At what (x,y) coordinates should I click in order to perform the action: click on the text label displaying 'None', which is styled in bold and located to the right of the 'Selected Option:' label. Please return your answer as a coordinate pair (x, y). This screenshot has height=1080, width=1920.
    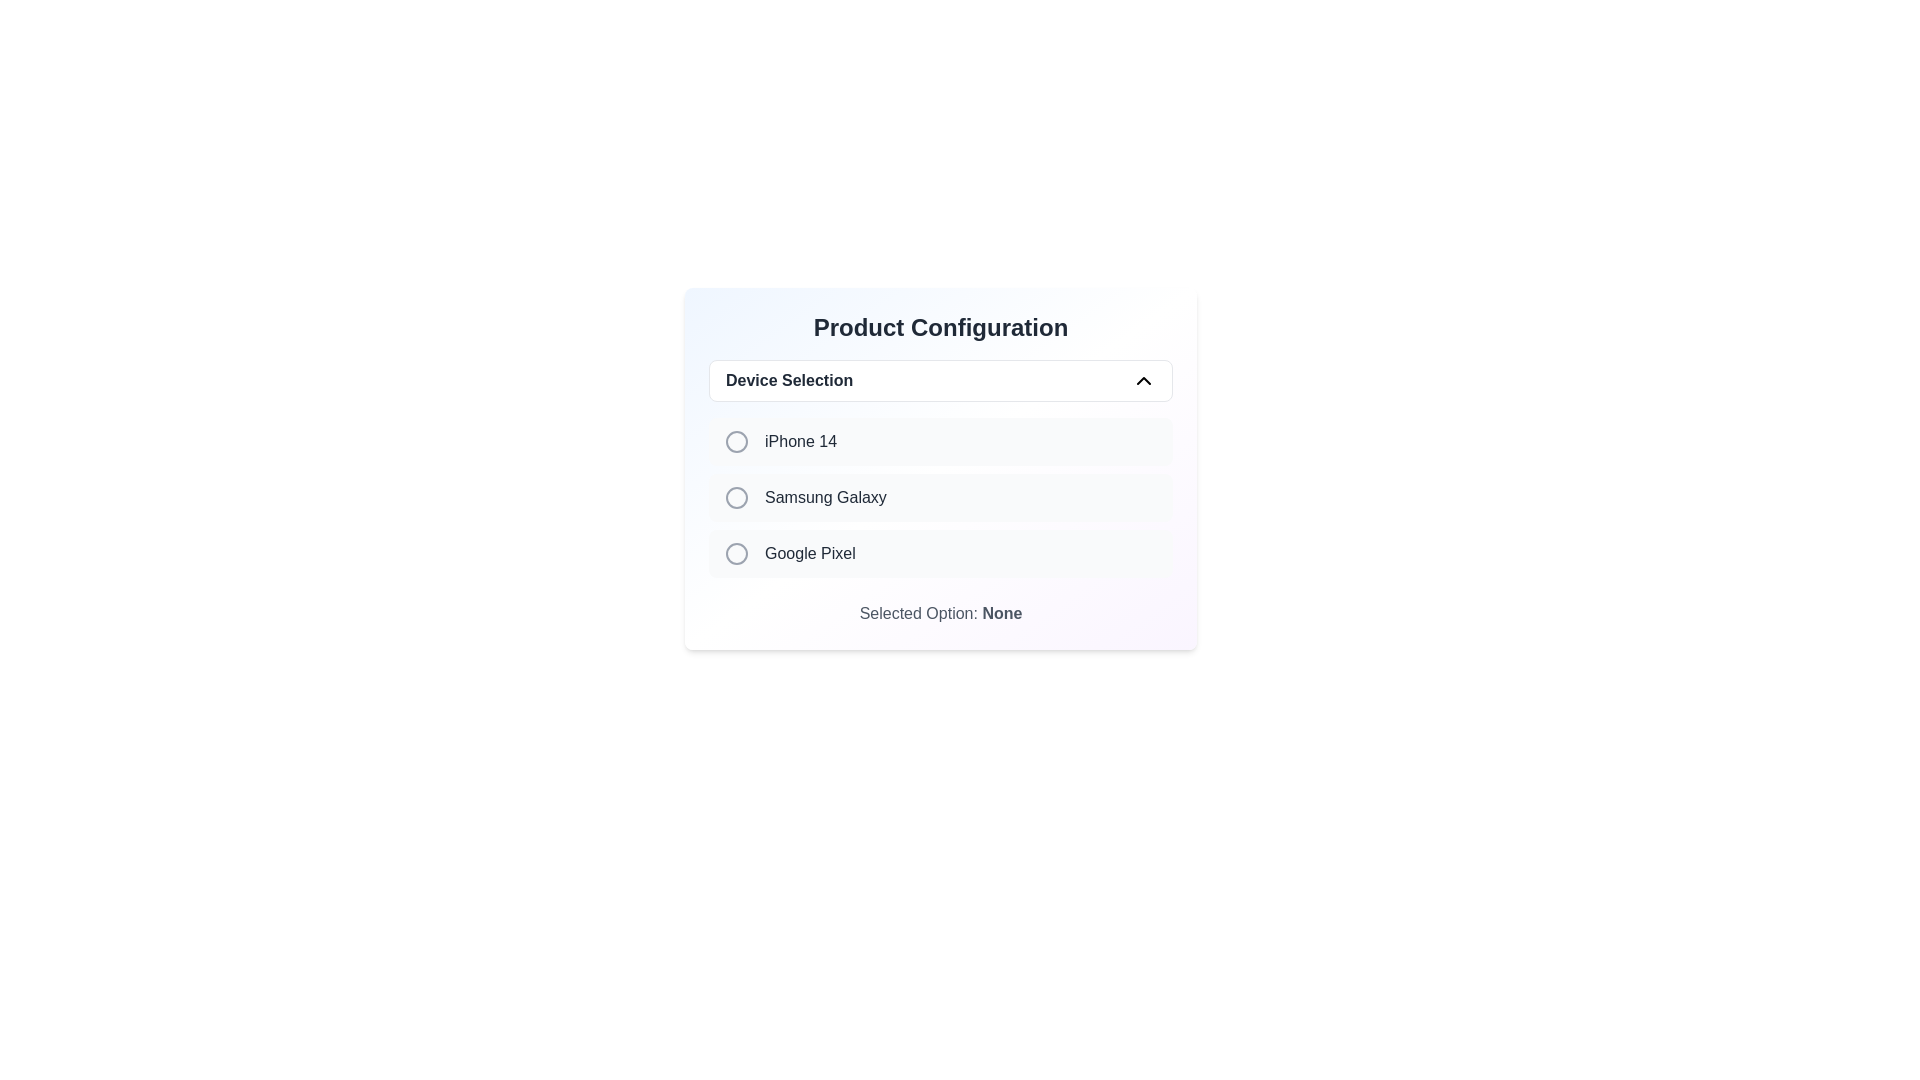
    Looking at the image, I should click on (1002, 612).